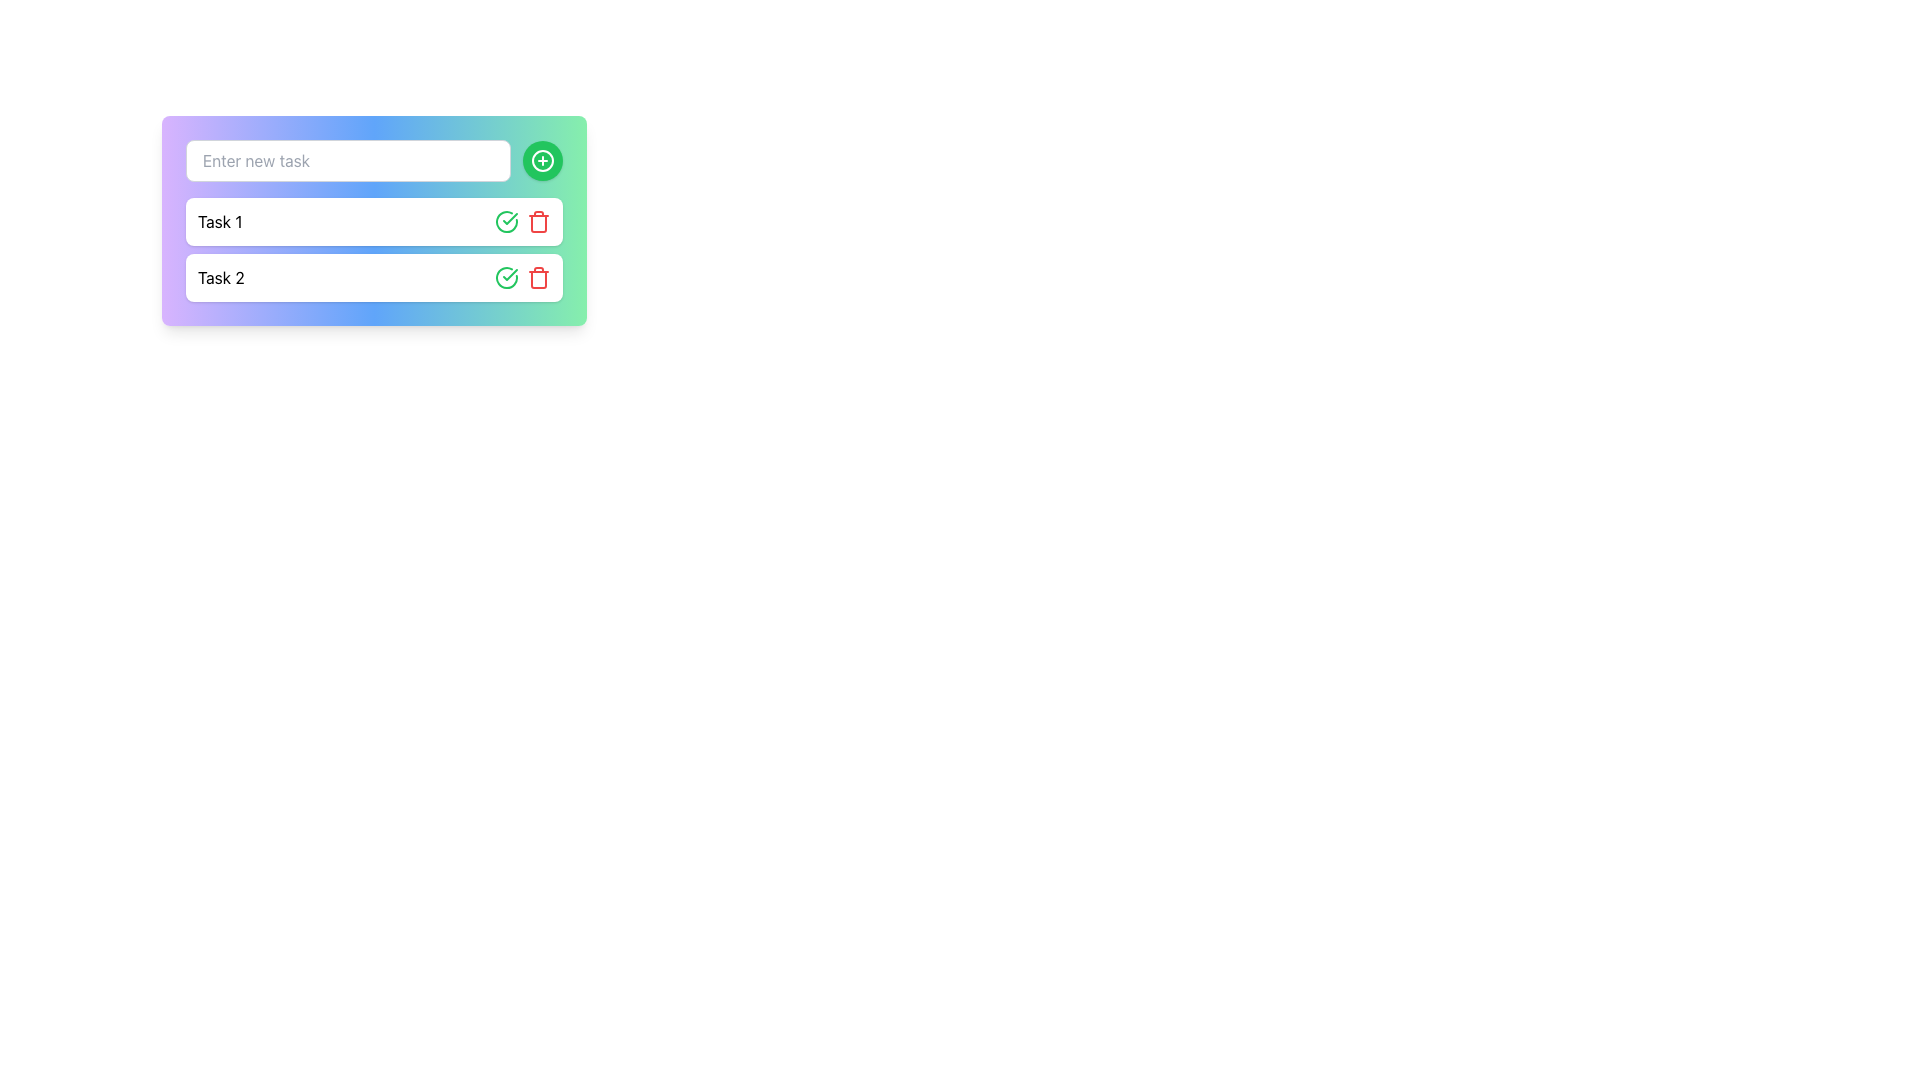  Describe the element at coordinates (220, 222) in the screenshot. I see `the Text label that displays the name of the task in the top-left section of the top task card in the task list` at that location.